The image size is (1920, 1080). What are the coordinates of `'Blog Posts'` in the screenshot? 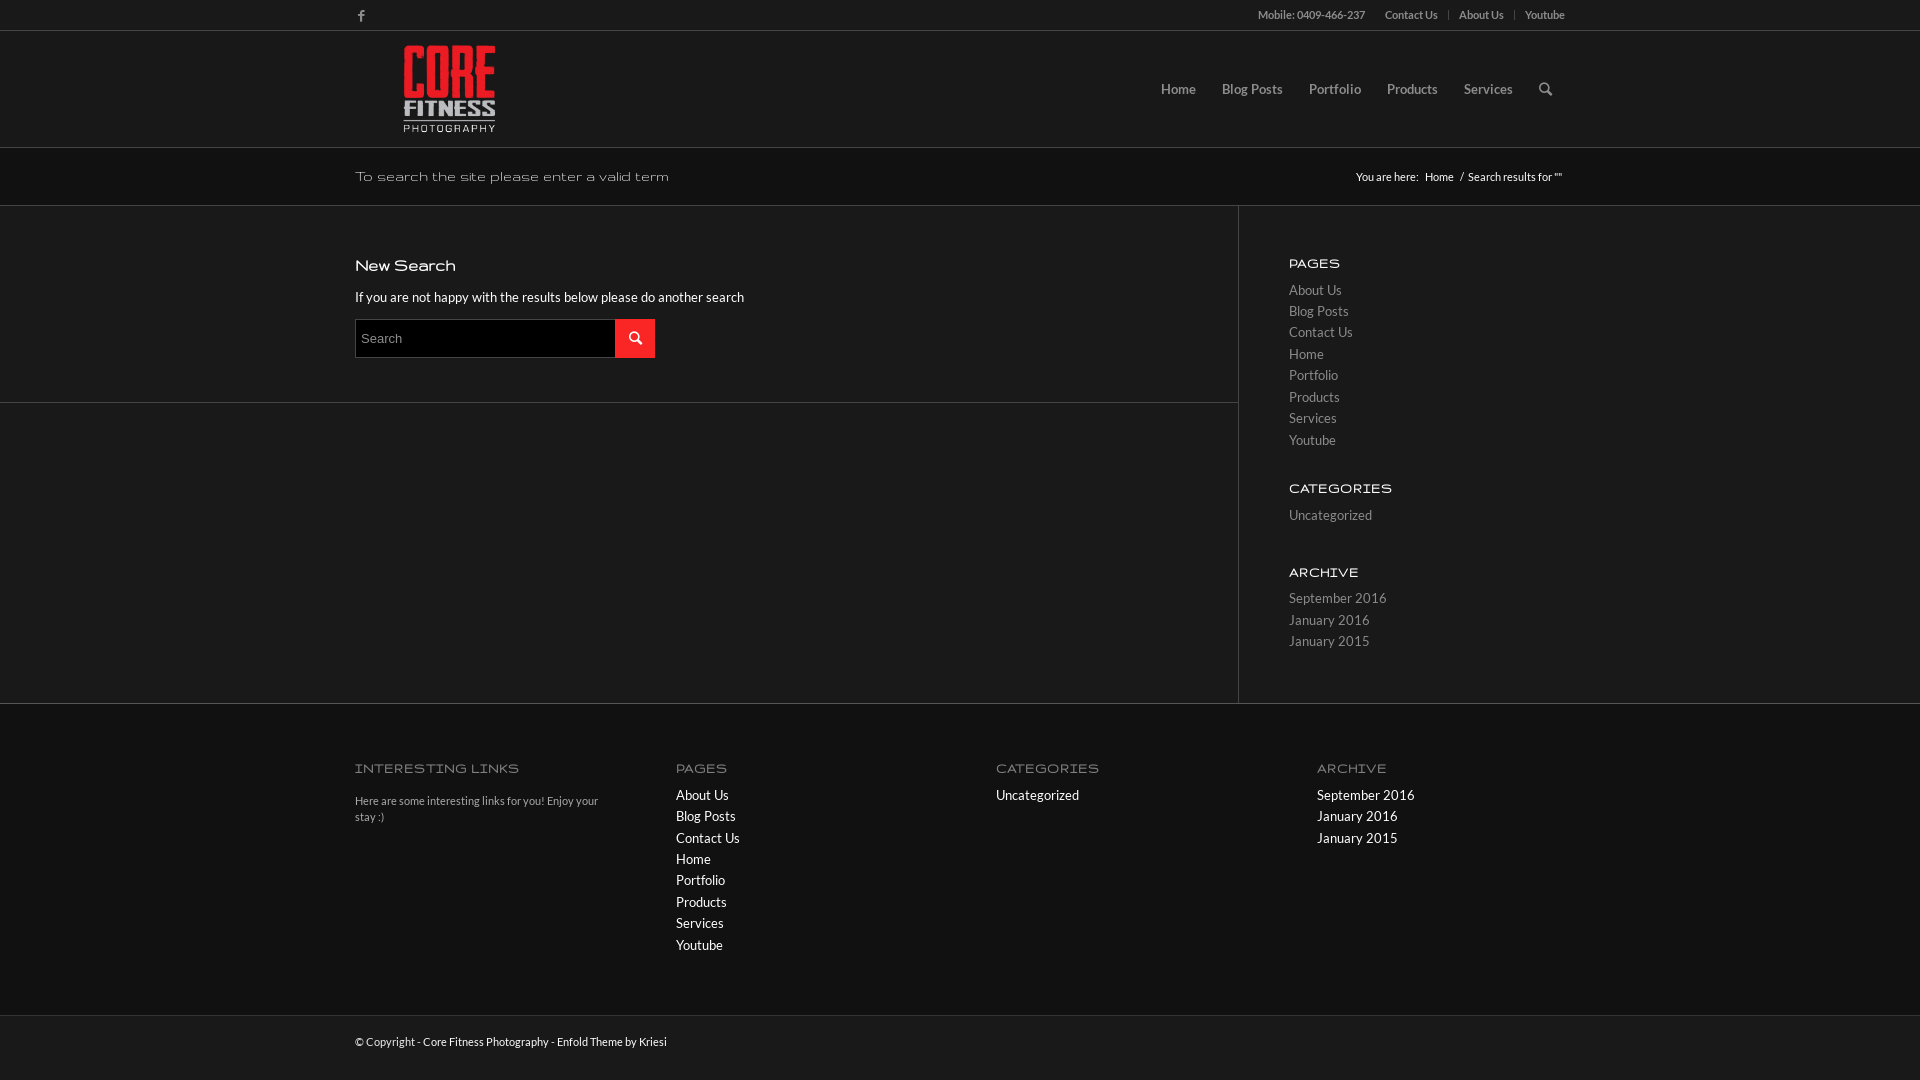 It's located at (705, 816).